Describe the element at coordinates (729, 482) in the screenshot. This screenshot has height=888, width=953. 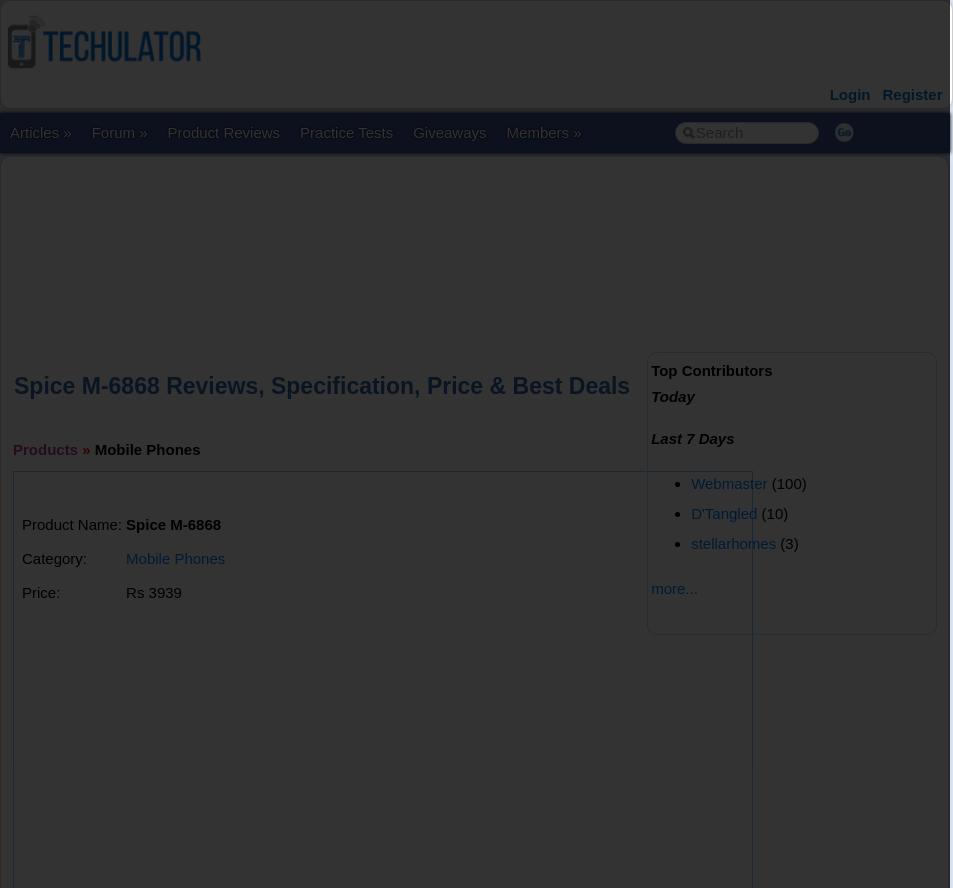
I see `'Webmaster'` at that location.